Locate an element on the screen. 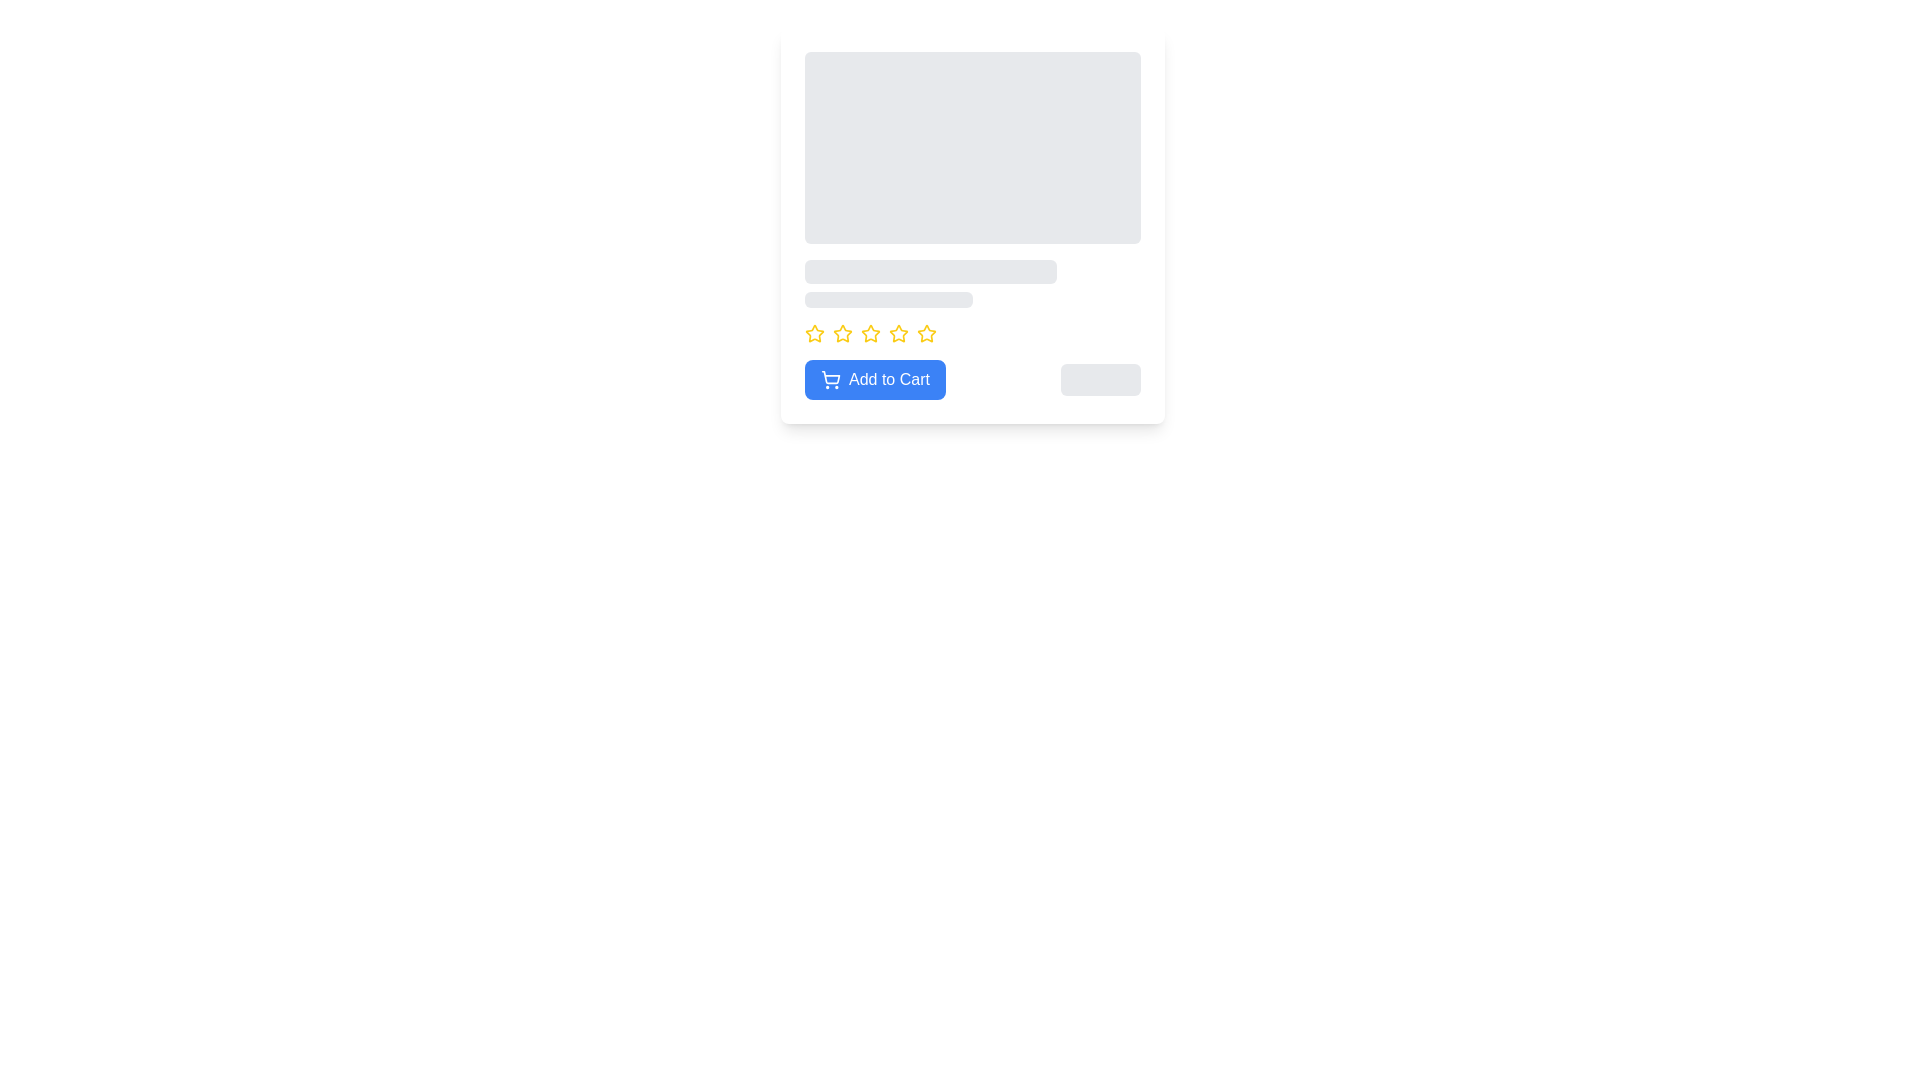 This screenshot has width=1920, height=1080. the Loading Placeholder, which is a horizontal rectangular bar with rounded edges and a gray background, located within a card layout, positioned below an image placeholder is located at coordinates (930, 272).